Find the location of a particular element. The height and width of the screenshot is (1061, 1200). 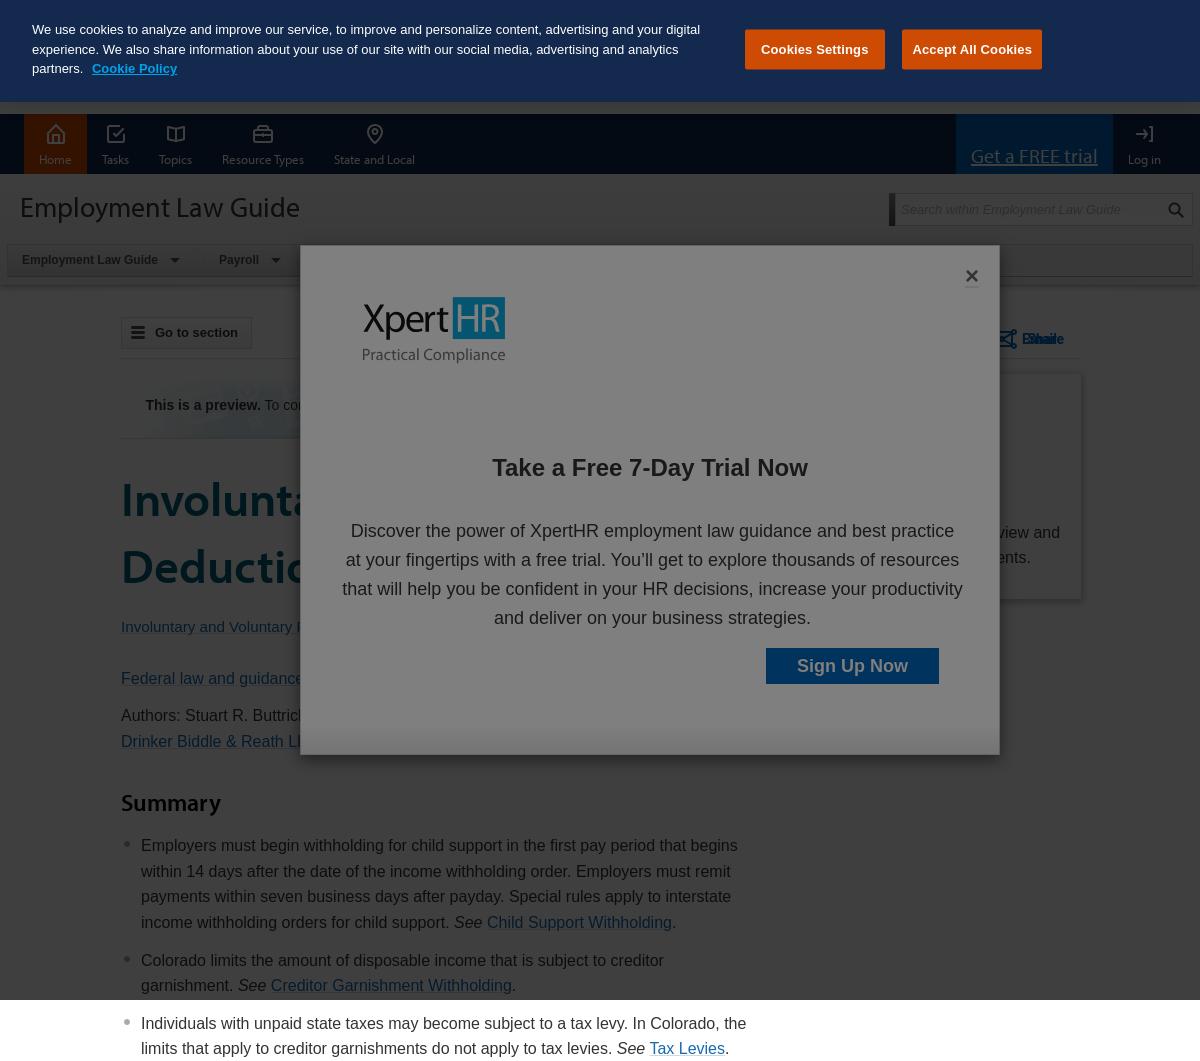

'Authors: Stuart R. Buttrick, Tareen Zafrullah, Susan W. Kline and Mary L. Will,' is located at coordinates (398, 715).